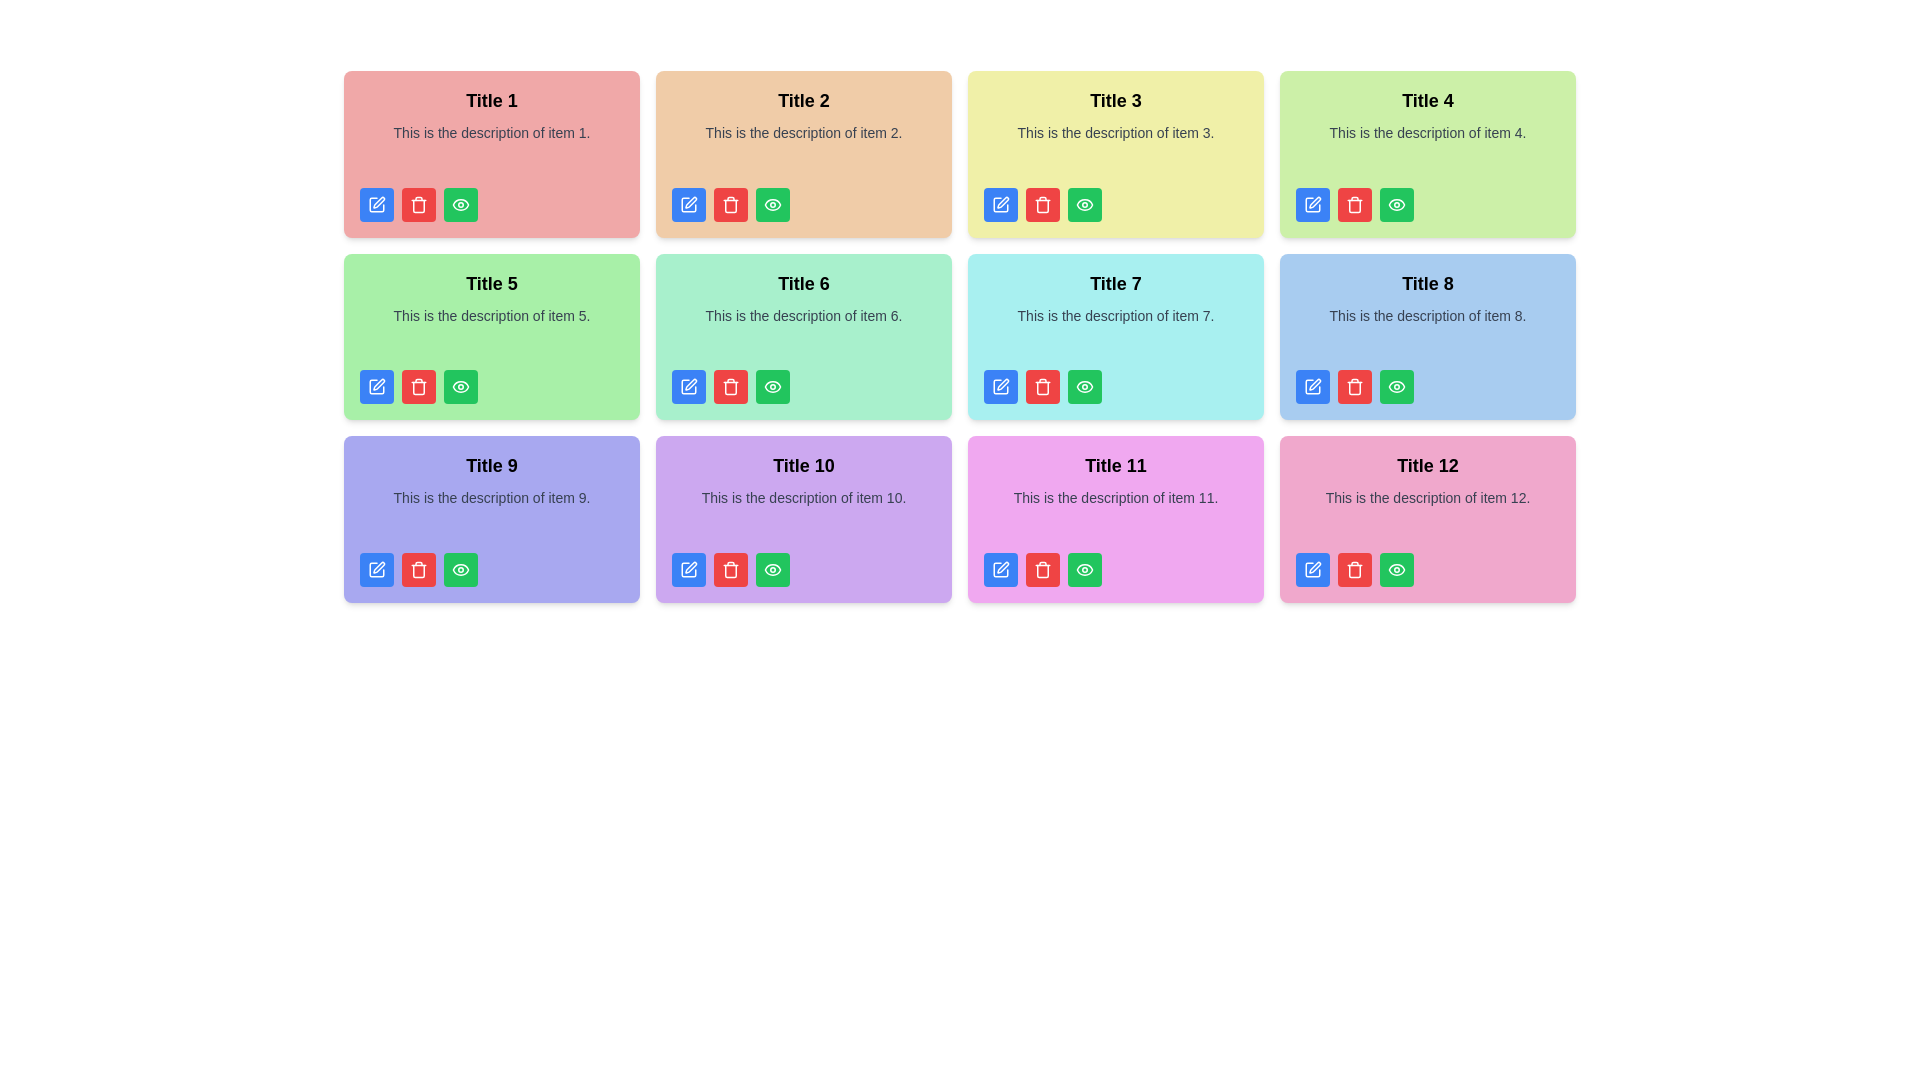  I want to click on the blue square button with a pencil icon located under 'Title 6' for accessibility purposes, so click(689, 386).